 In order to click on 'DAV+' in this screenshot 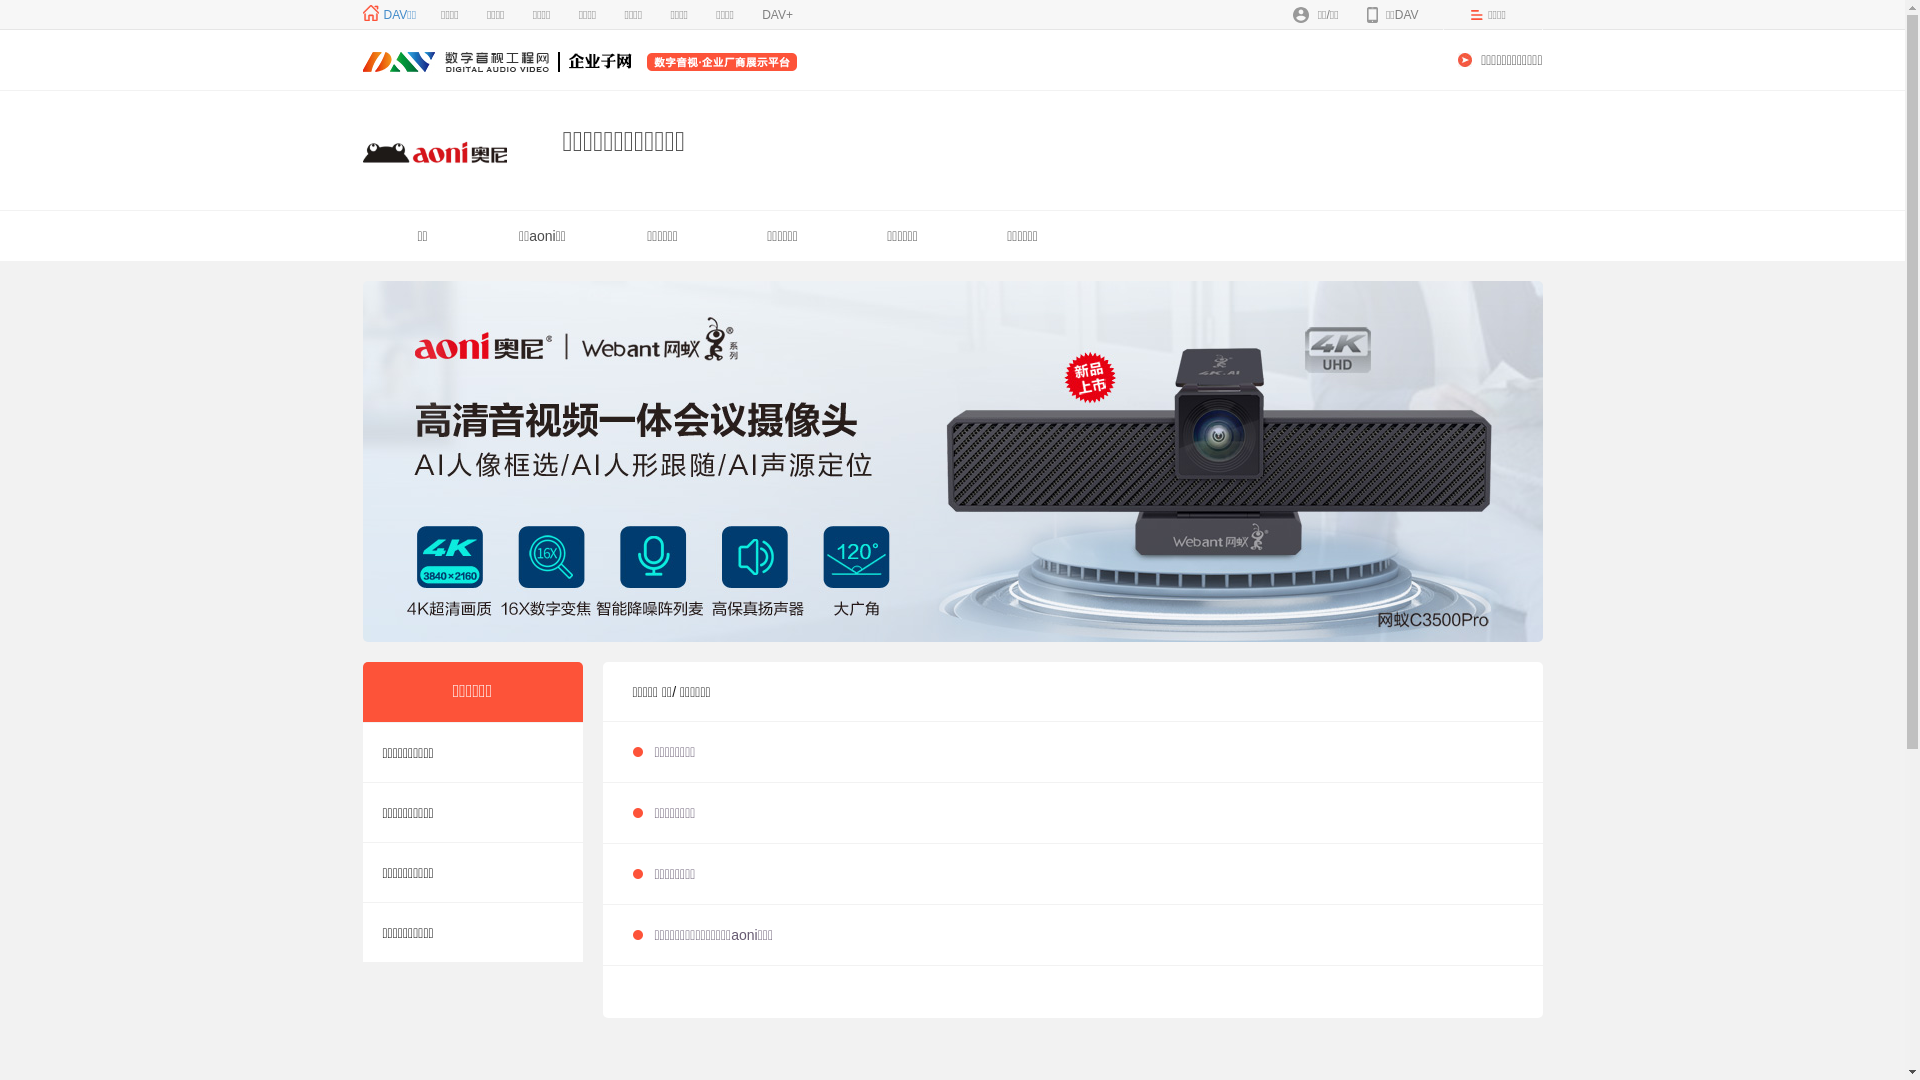, I will do `click(761, 15)`.